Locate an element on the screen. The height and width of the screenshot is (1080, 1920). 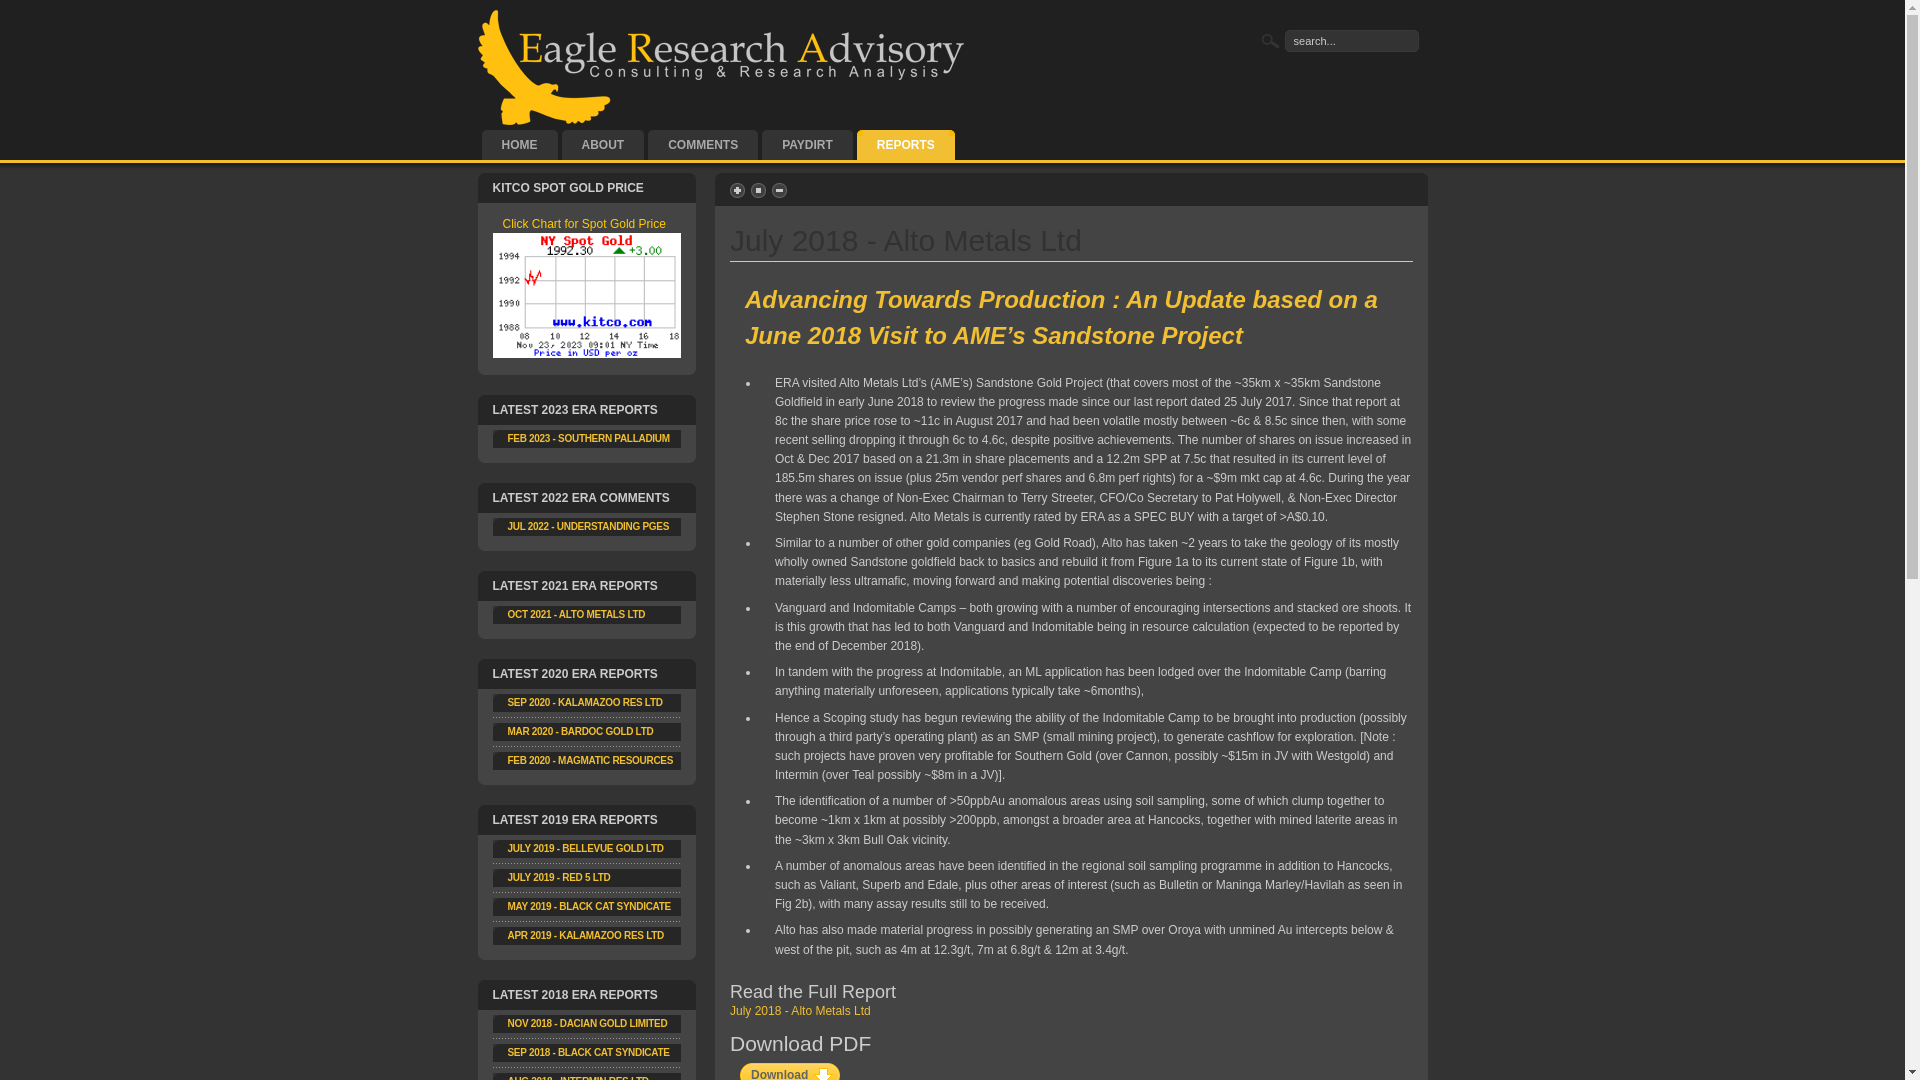
'ABOUT' is located at coordinates (602, 144).